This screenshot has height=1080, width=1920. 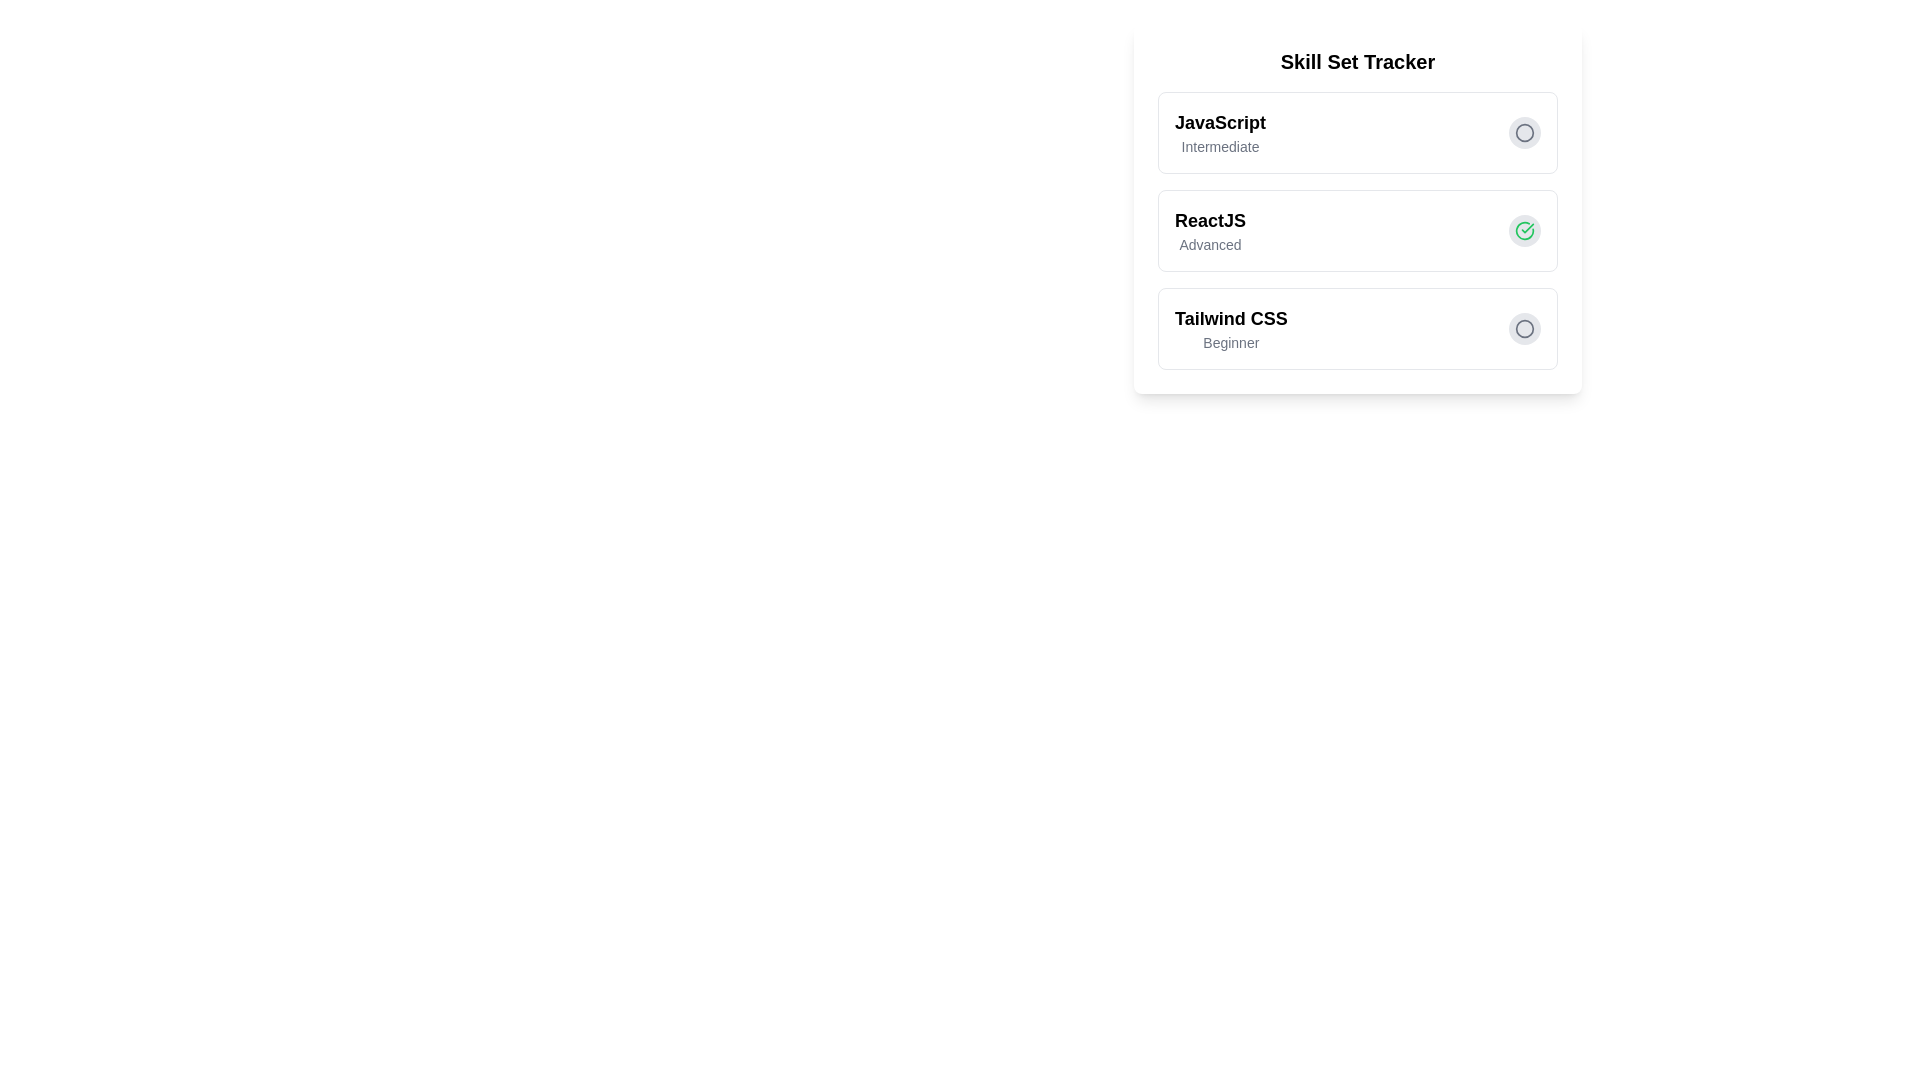 What do you see at coordinates (1209, 230) in the screenshot?
I see `text from the 'ReactJS' label followed by the 'Advanced' label in the second item of the 'Skill Set Tracker' list` at bounding box center [1209, 230].